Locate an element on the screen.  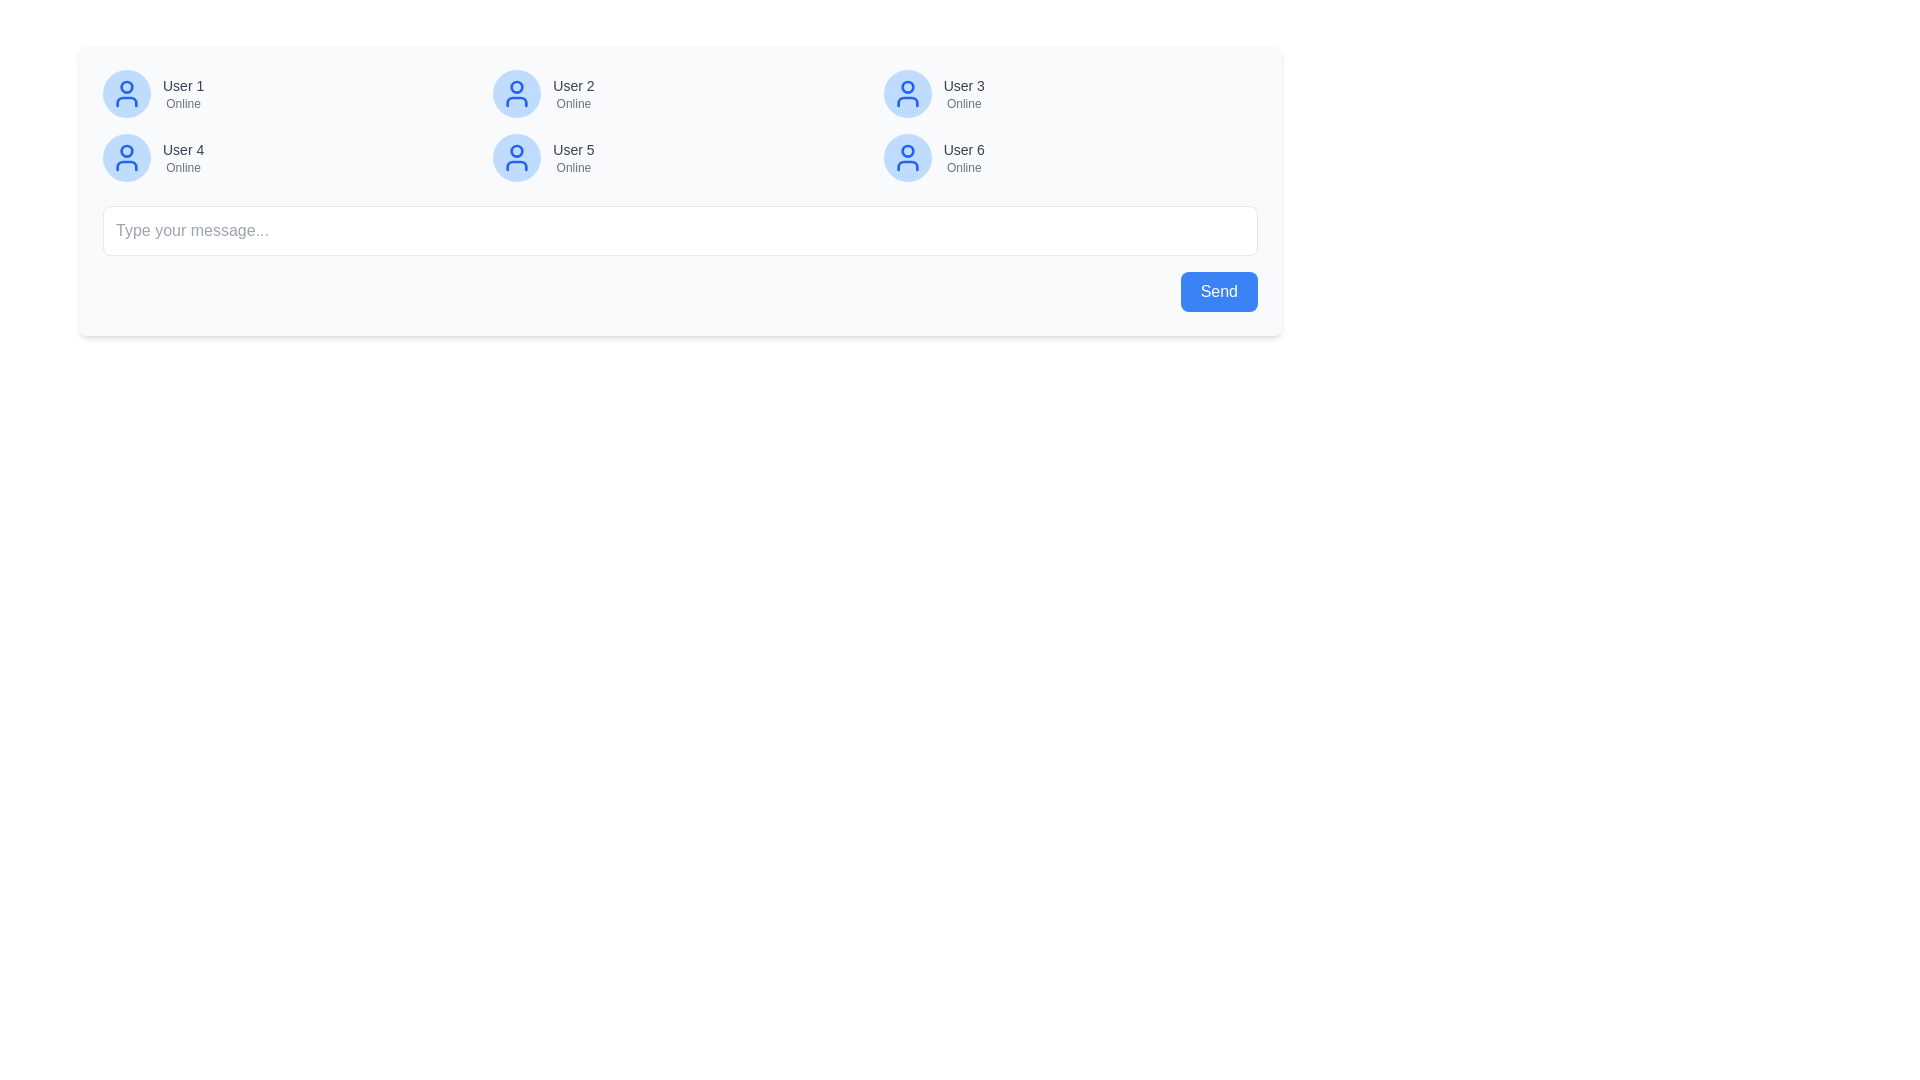
the circular icon with a light blue background and user silhouette symbol, which indicates 'User 3 Online', positioned in the third column, second row of the user status grid is located at coordinates (906, 93).